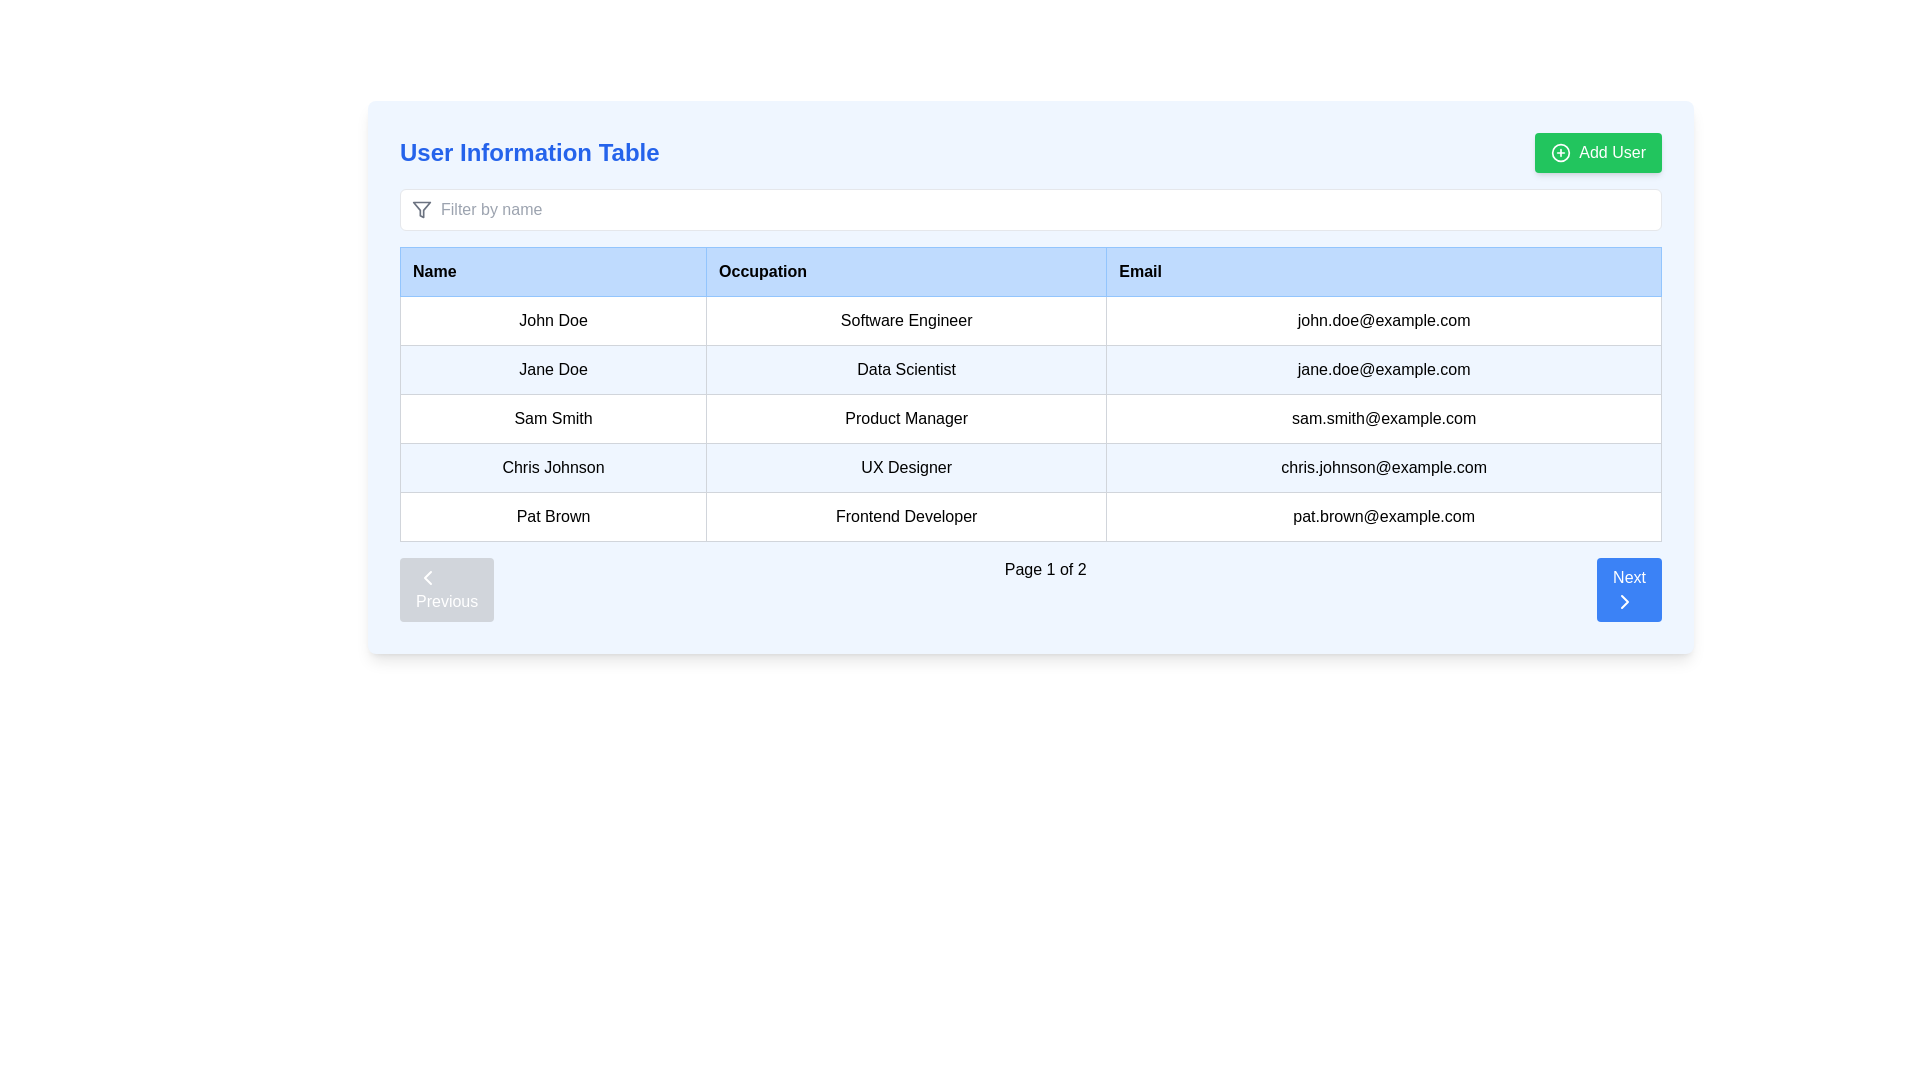 The height and width of the screenshot is (1080, 1920). Describe the element at coordinates (553, 370) in the screenshot. I see `the text label 'Jane Doe' located in the leftmost column of the table` at that location.